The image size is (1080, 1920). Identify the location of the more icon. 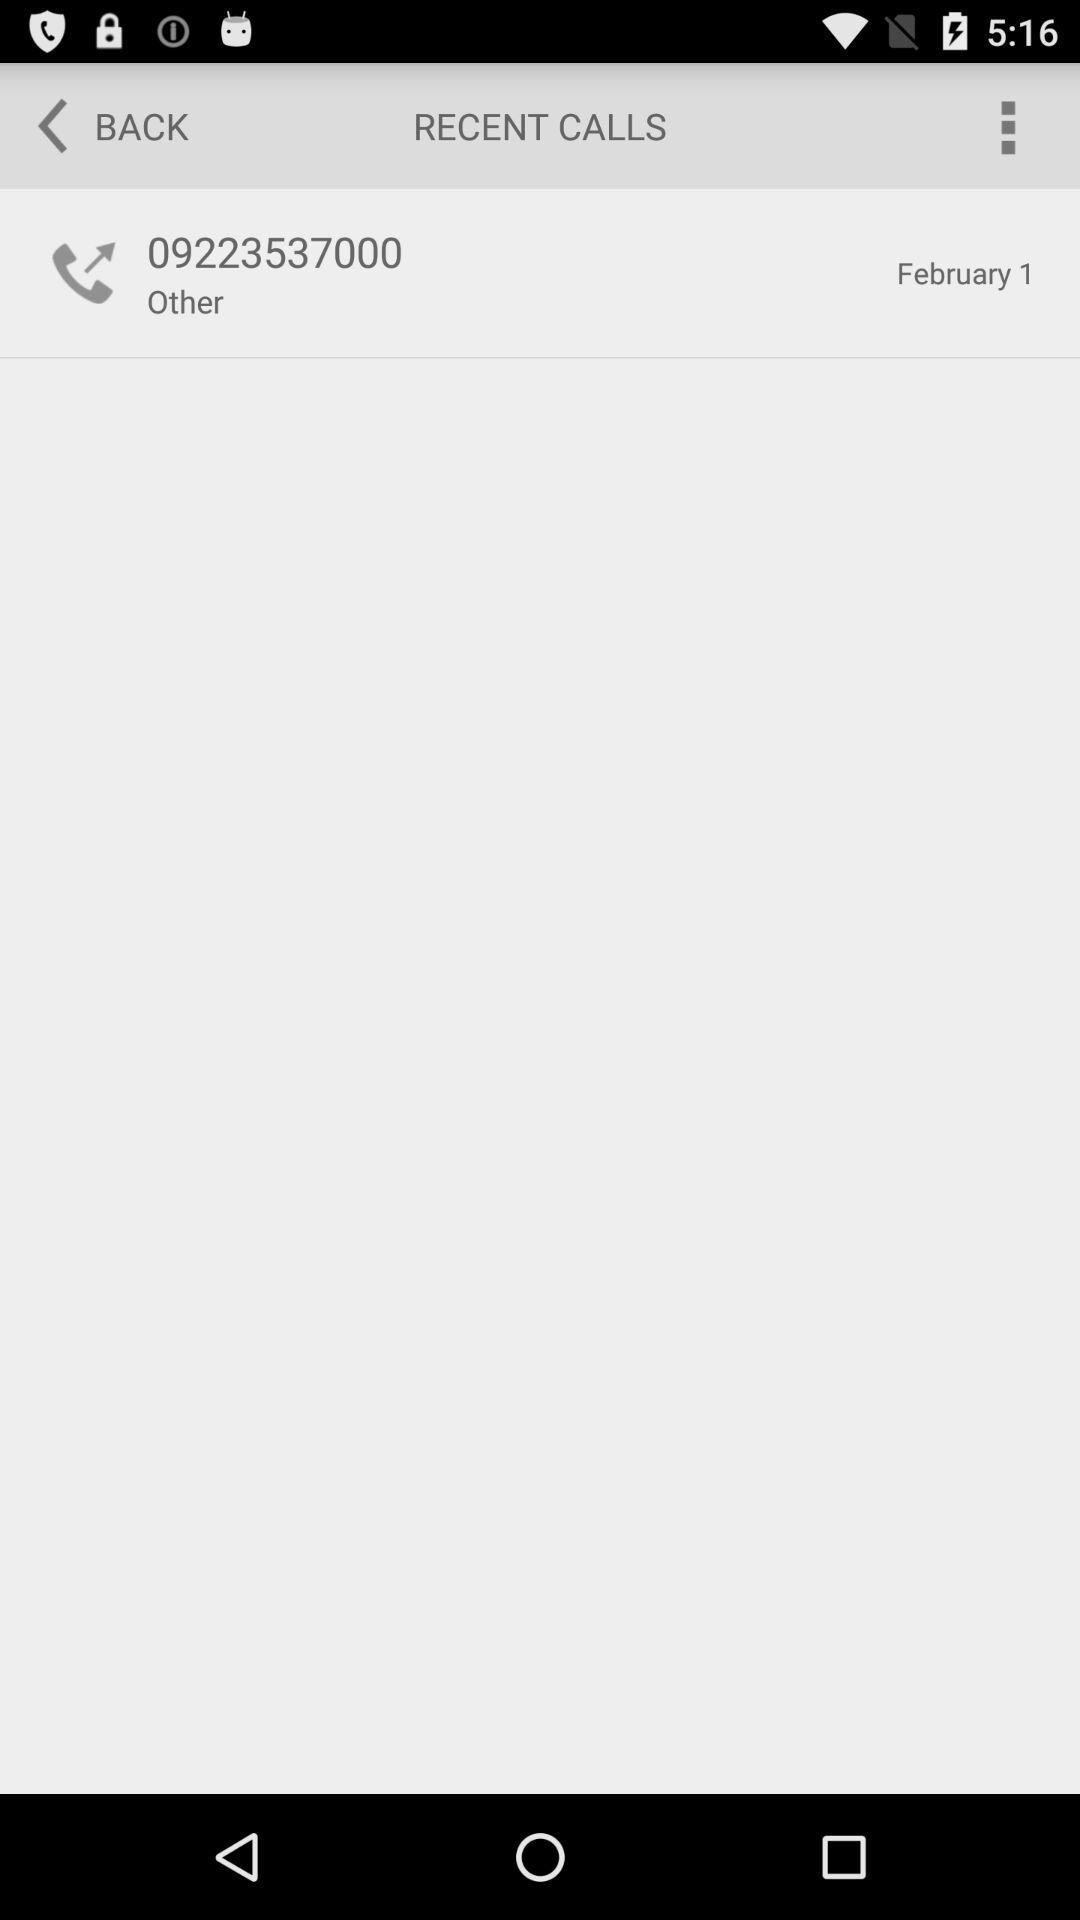
(1006, 133).